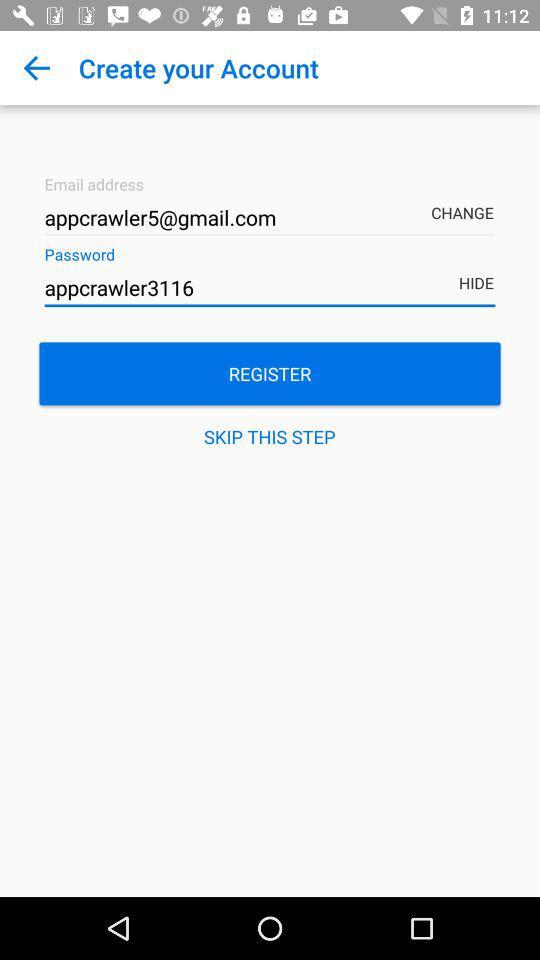  What do you see at coordinates (270, 372) in the screenshot?
I see `the register` at bounding box center [270, 372].